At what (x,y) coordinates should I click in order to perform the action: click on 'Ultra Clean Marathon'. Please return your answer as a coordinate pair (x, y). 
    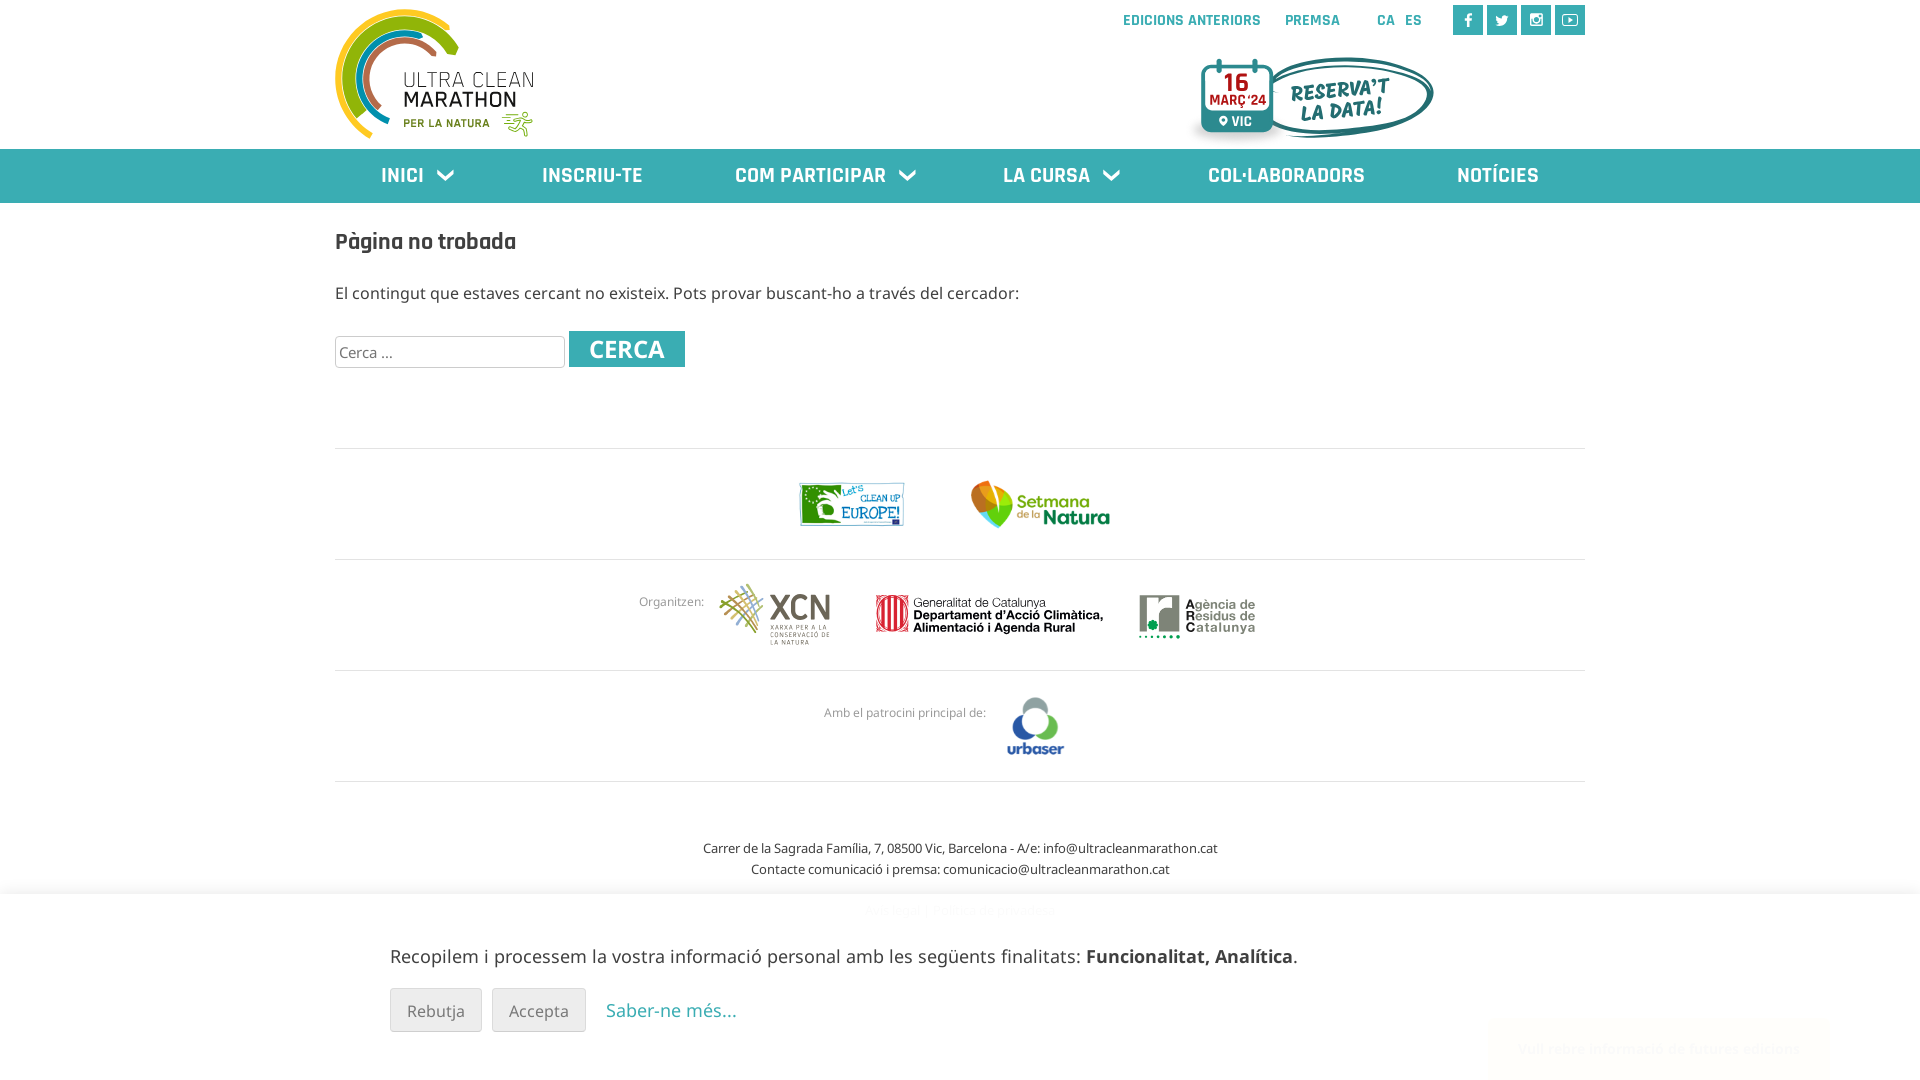
    Looking at the image, I should click on (335, 63).